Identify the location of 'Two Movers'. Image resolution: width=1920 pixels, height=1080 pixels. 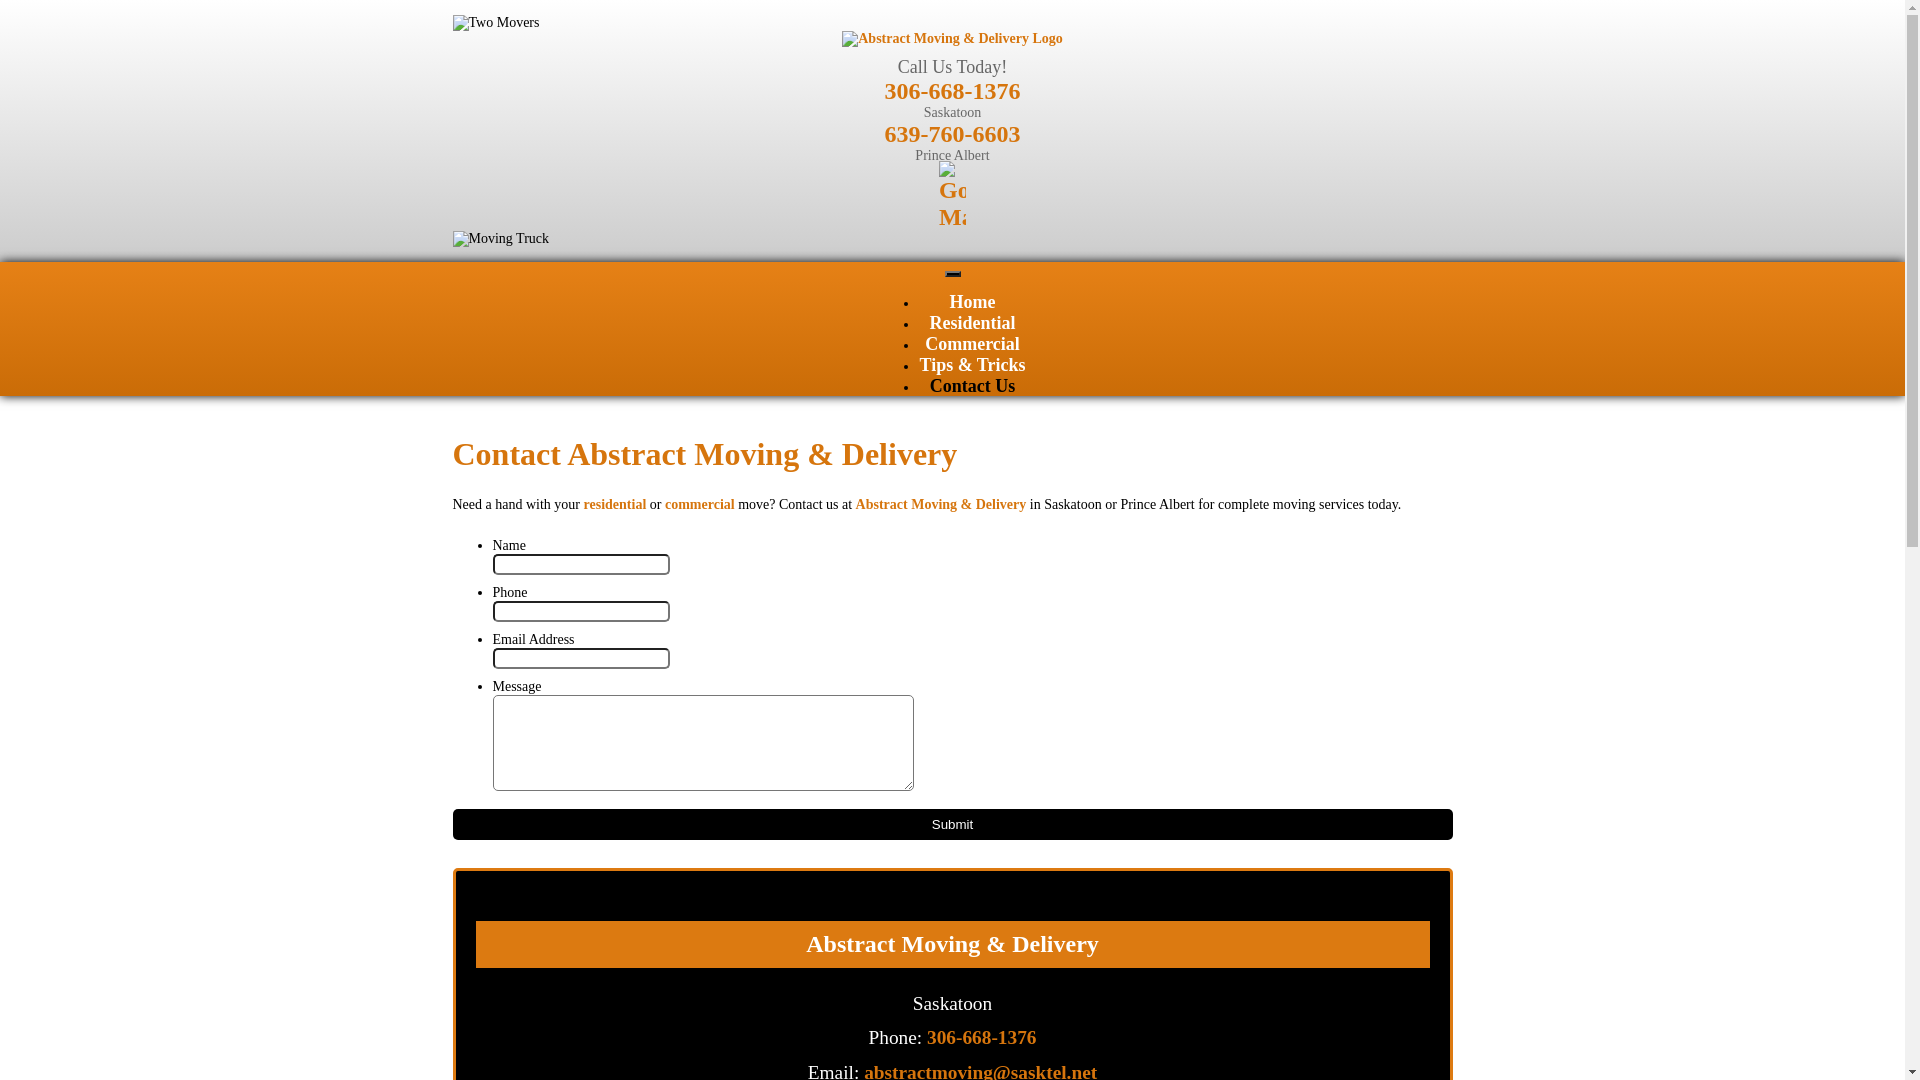
(495, 23).